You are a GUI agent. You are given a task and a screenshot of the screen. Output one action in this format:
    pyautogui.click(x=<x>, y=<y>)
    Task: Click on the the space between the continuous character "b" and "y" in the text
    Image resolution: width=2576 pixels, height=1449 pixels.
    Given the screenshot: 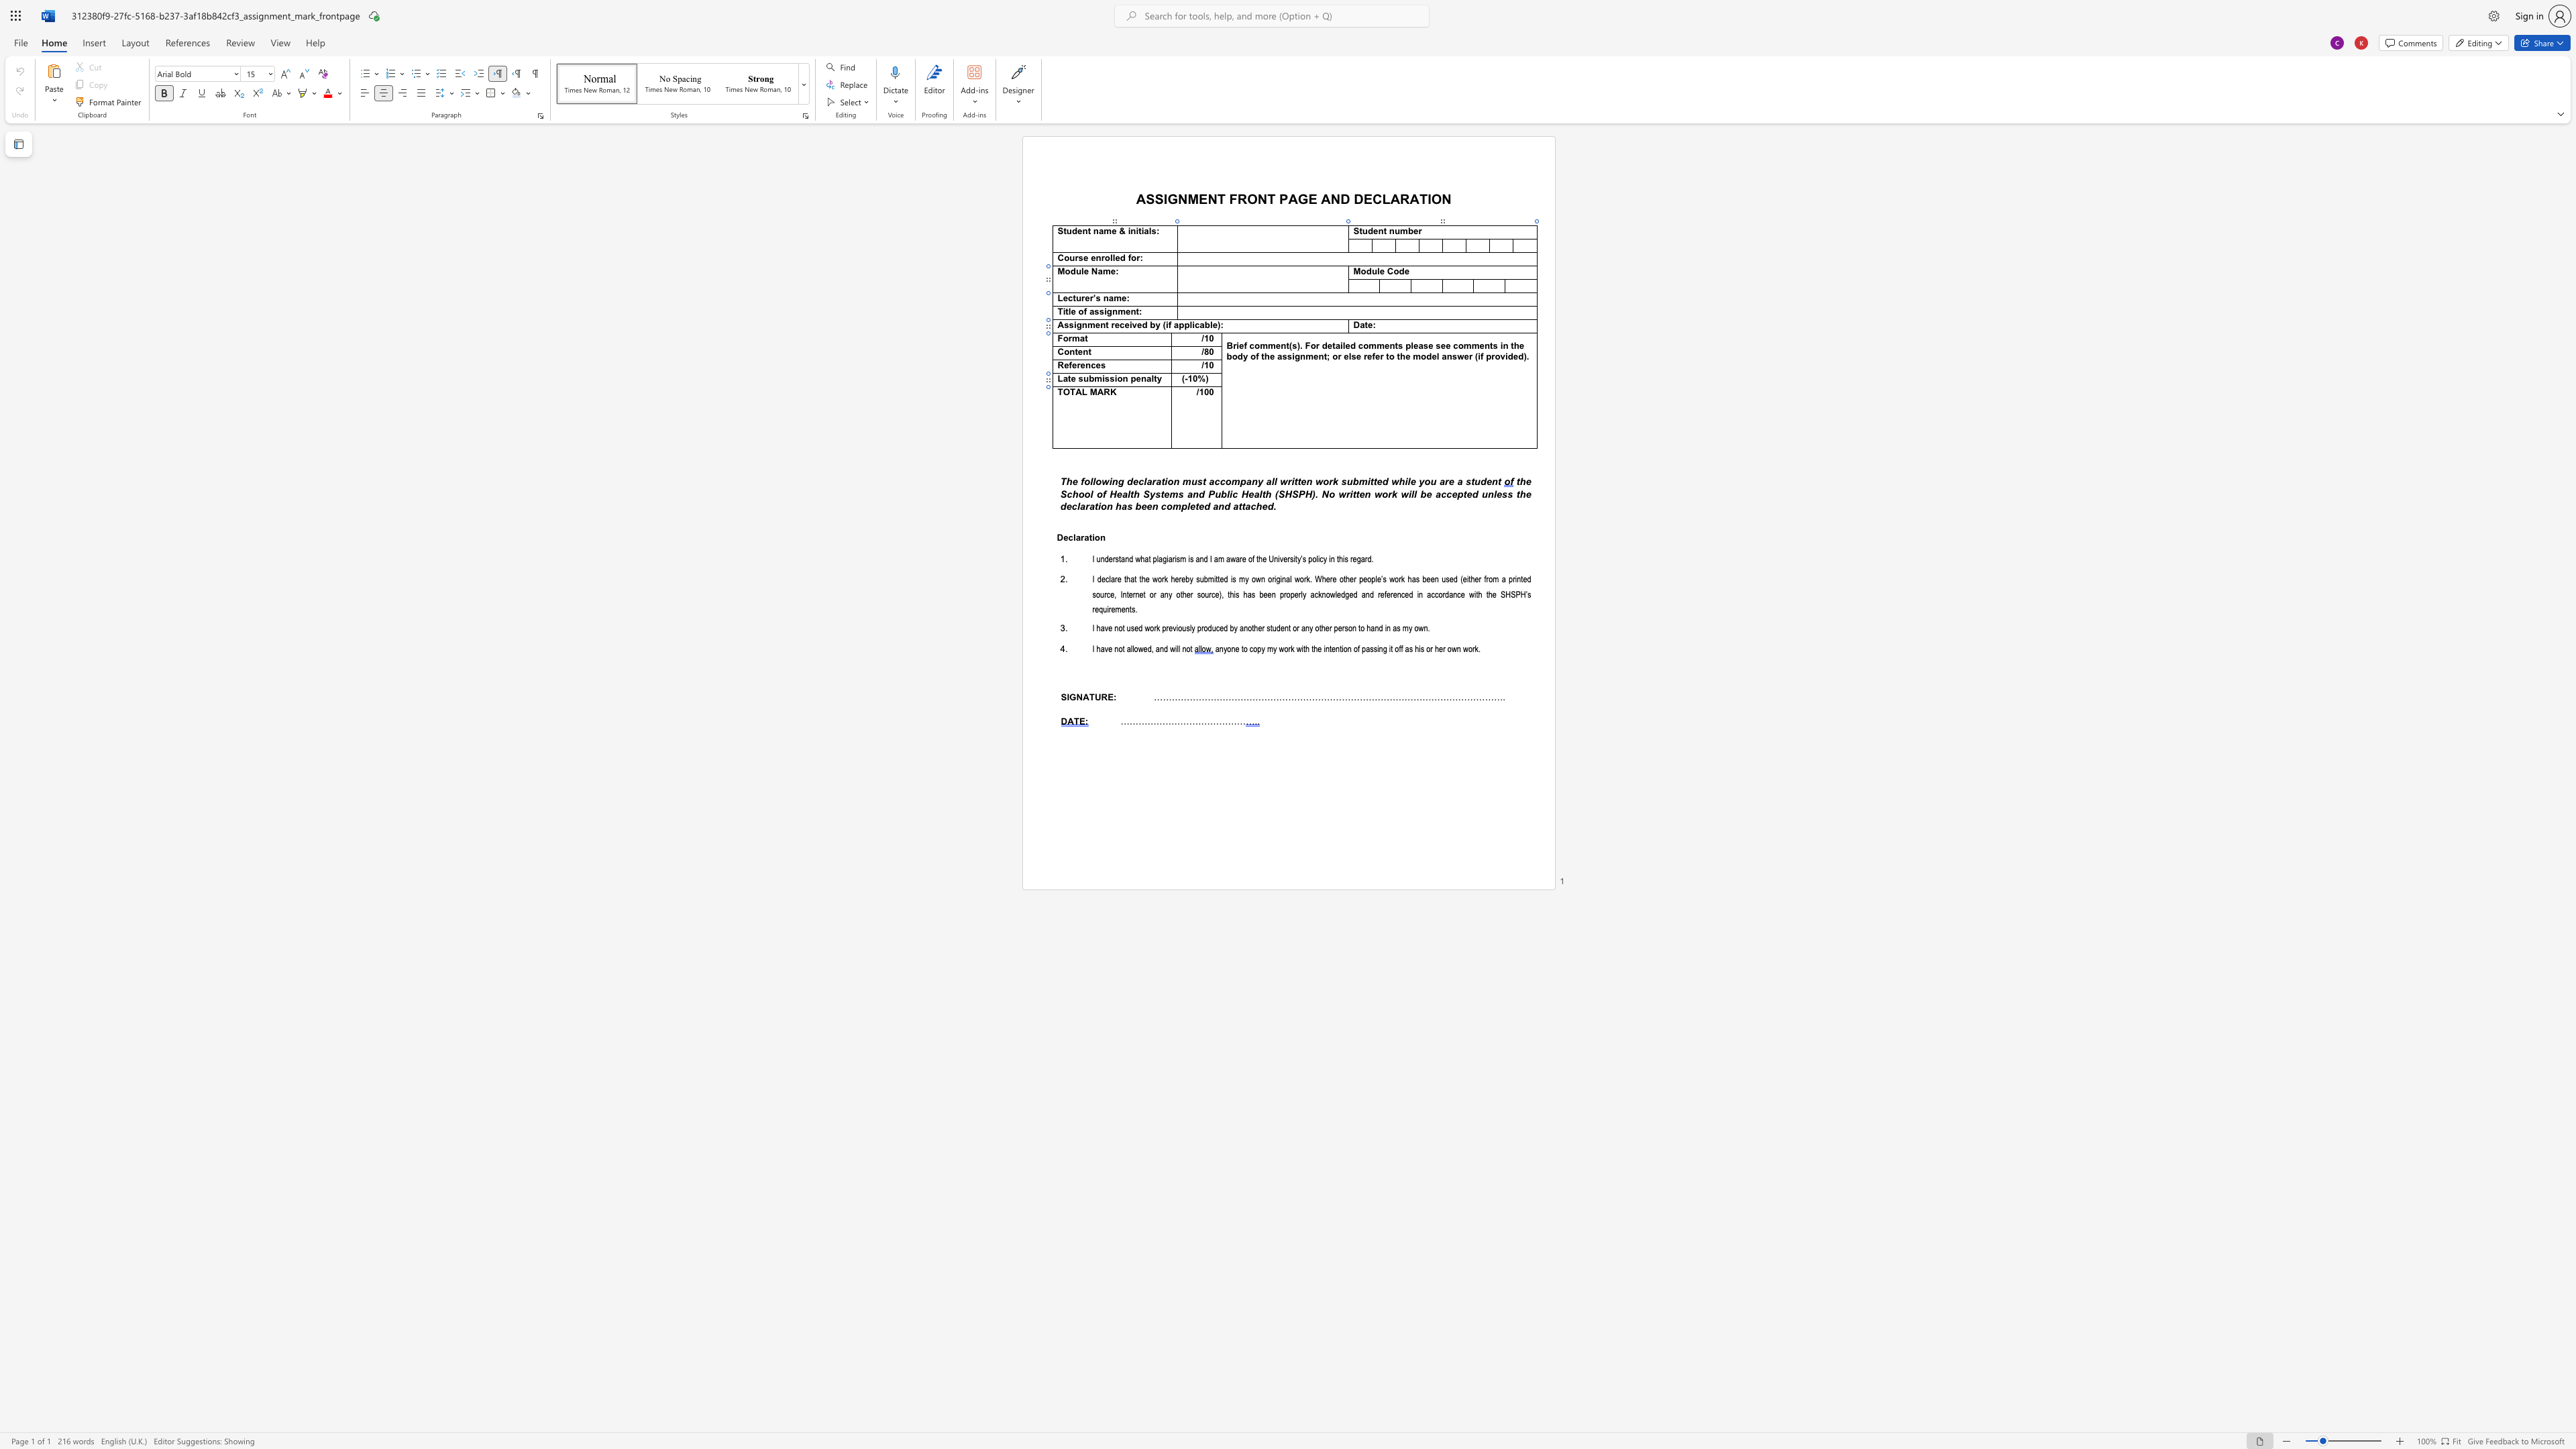 What is the action you would take?
    pyautogui.click(x=1189, y=579)
    